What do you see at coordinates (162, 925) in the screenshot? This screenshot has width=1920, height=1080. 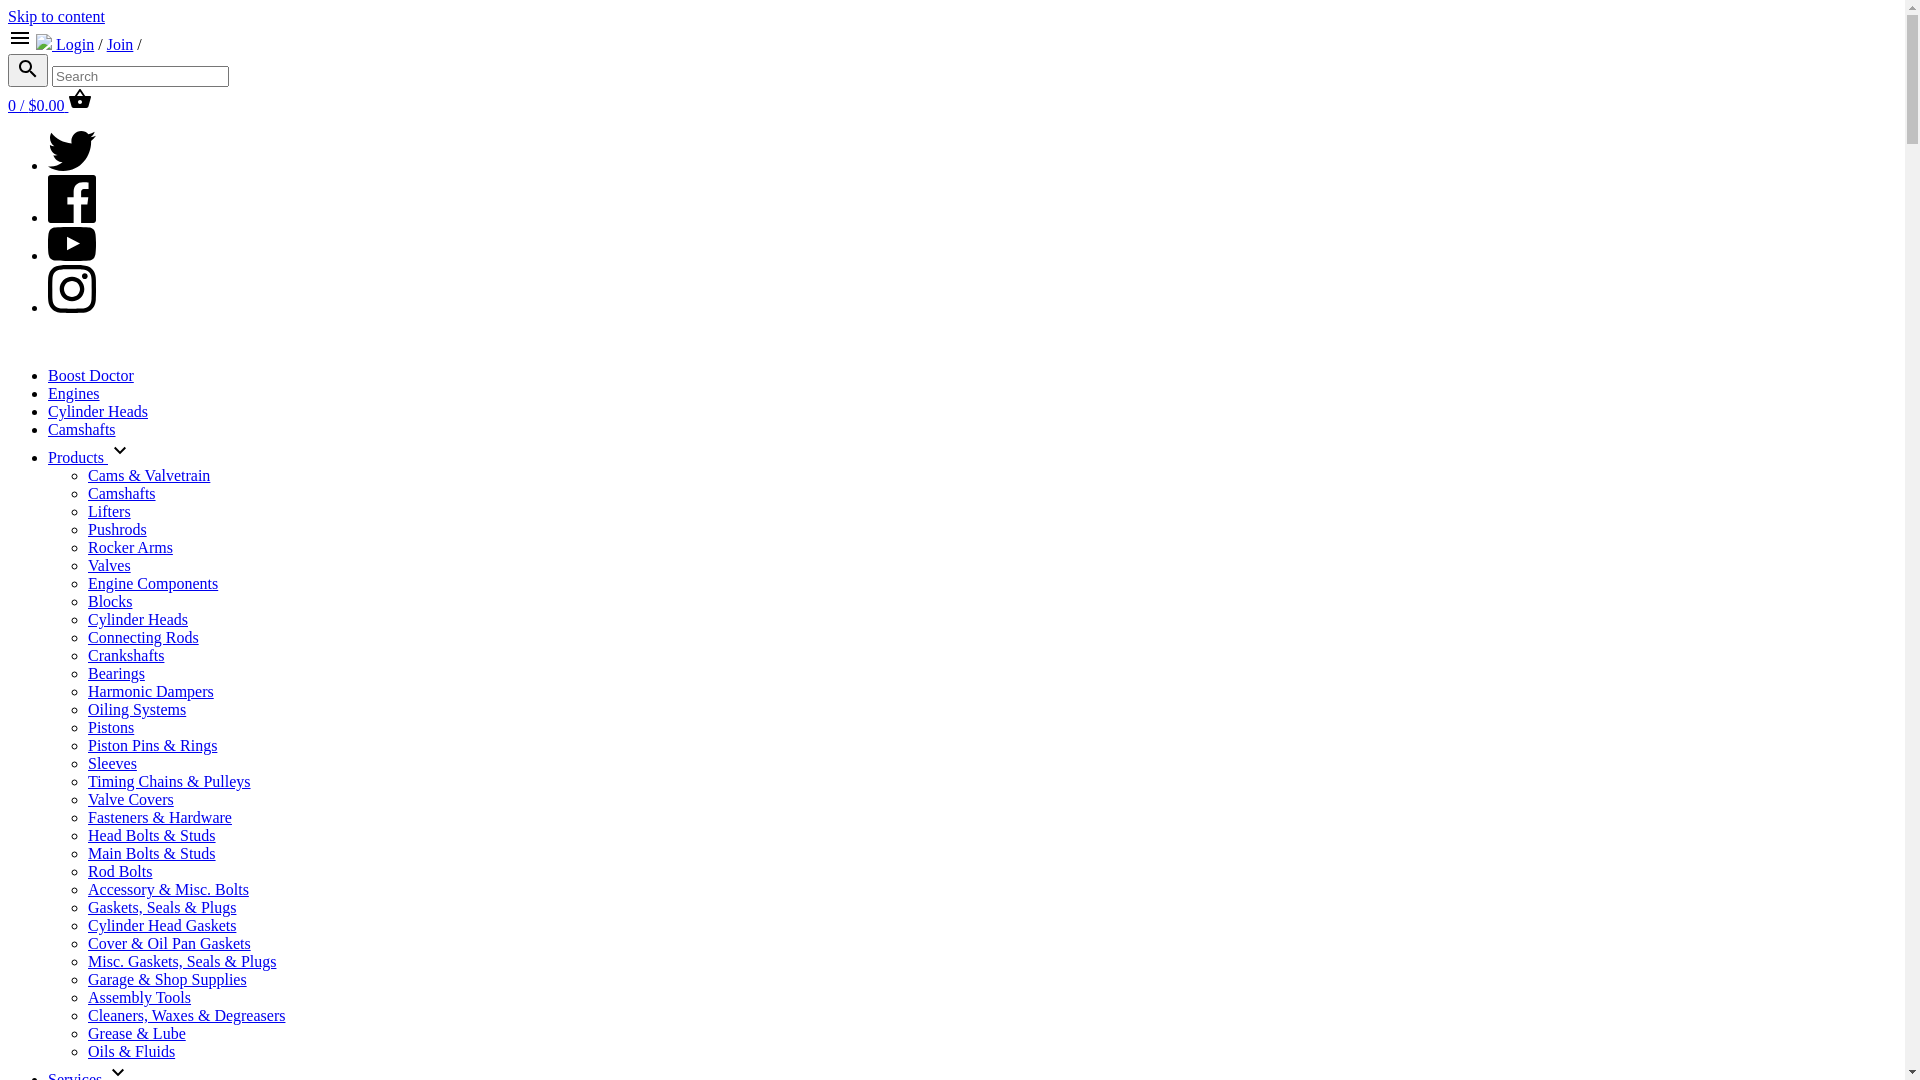 I see `'Cylinder Head Gaskets'` at bounding box center [162, 925].